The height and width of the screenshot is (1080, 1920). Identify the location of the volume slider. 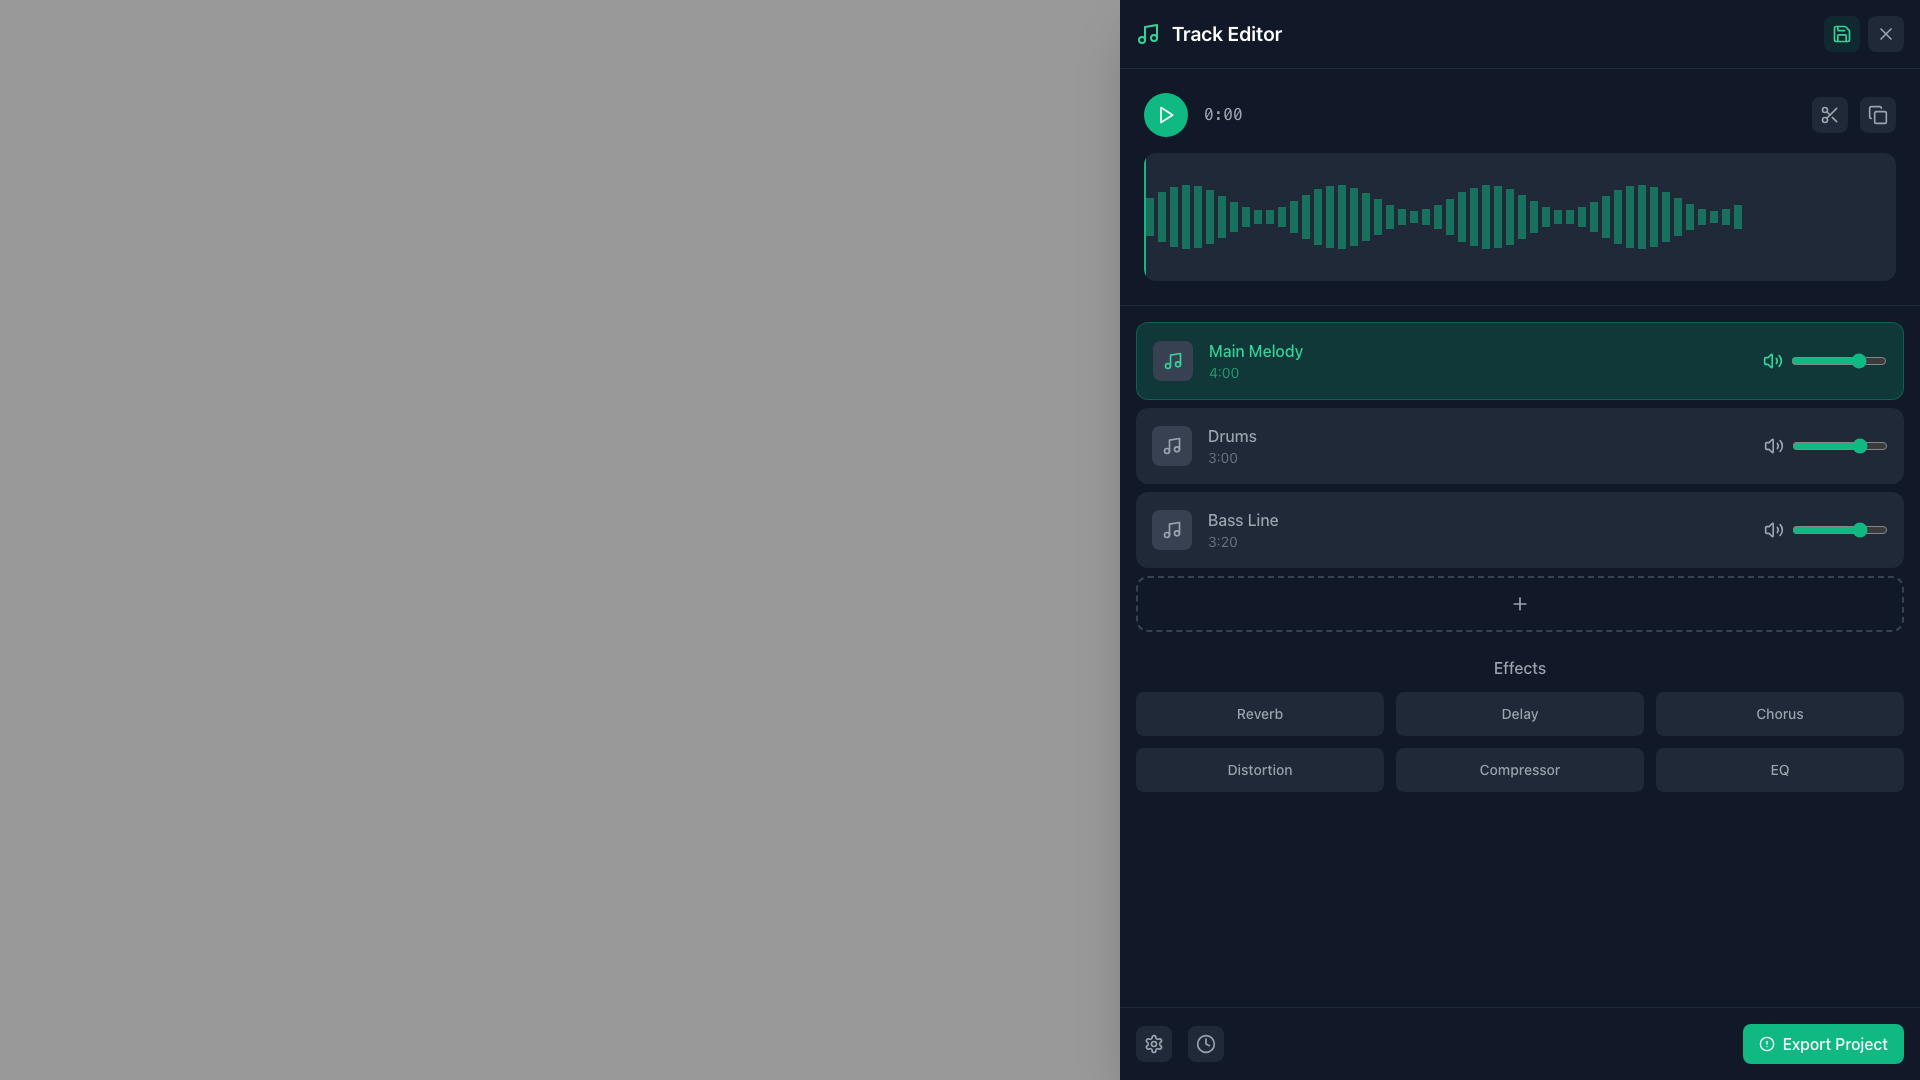
(1846, 445).